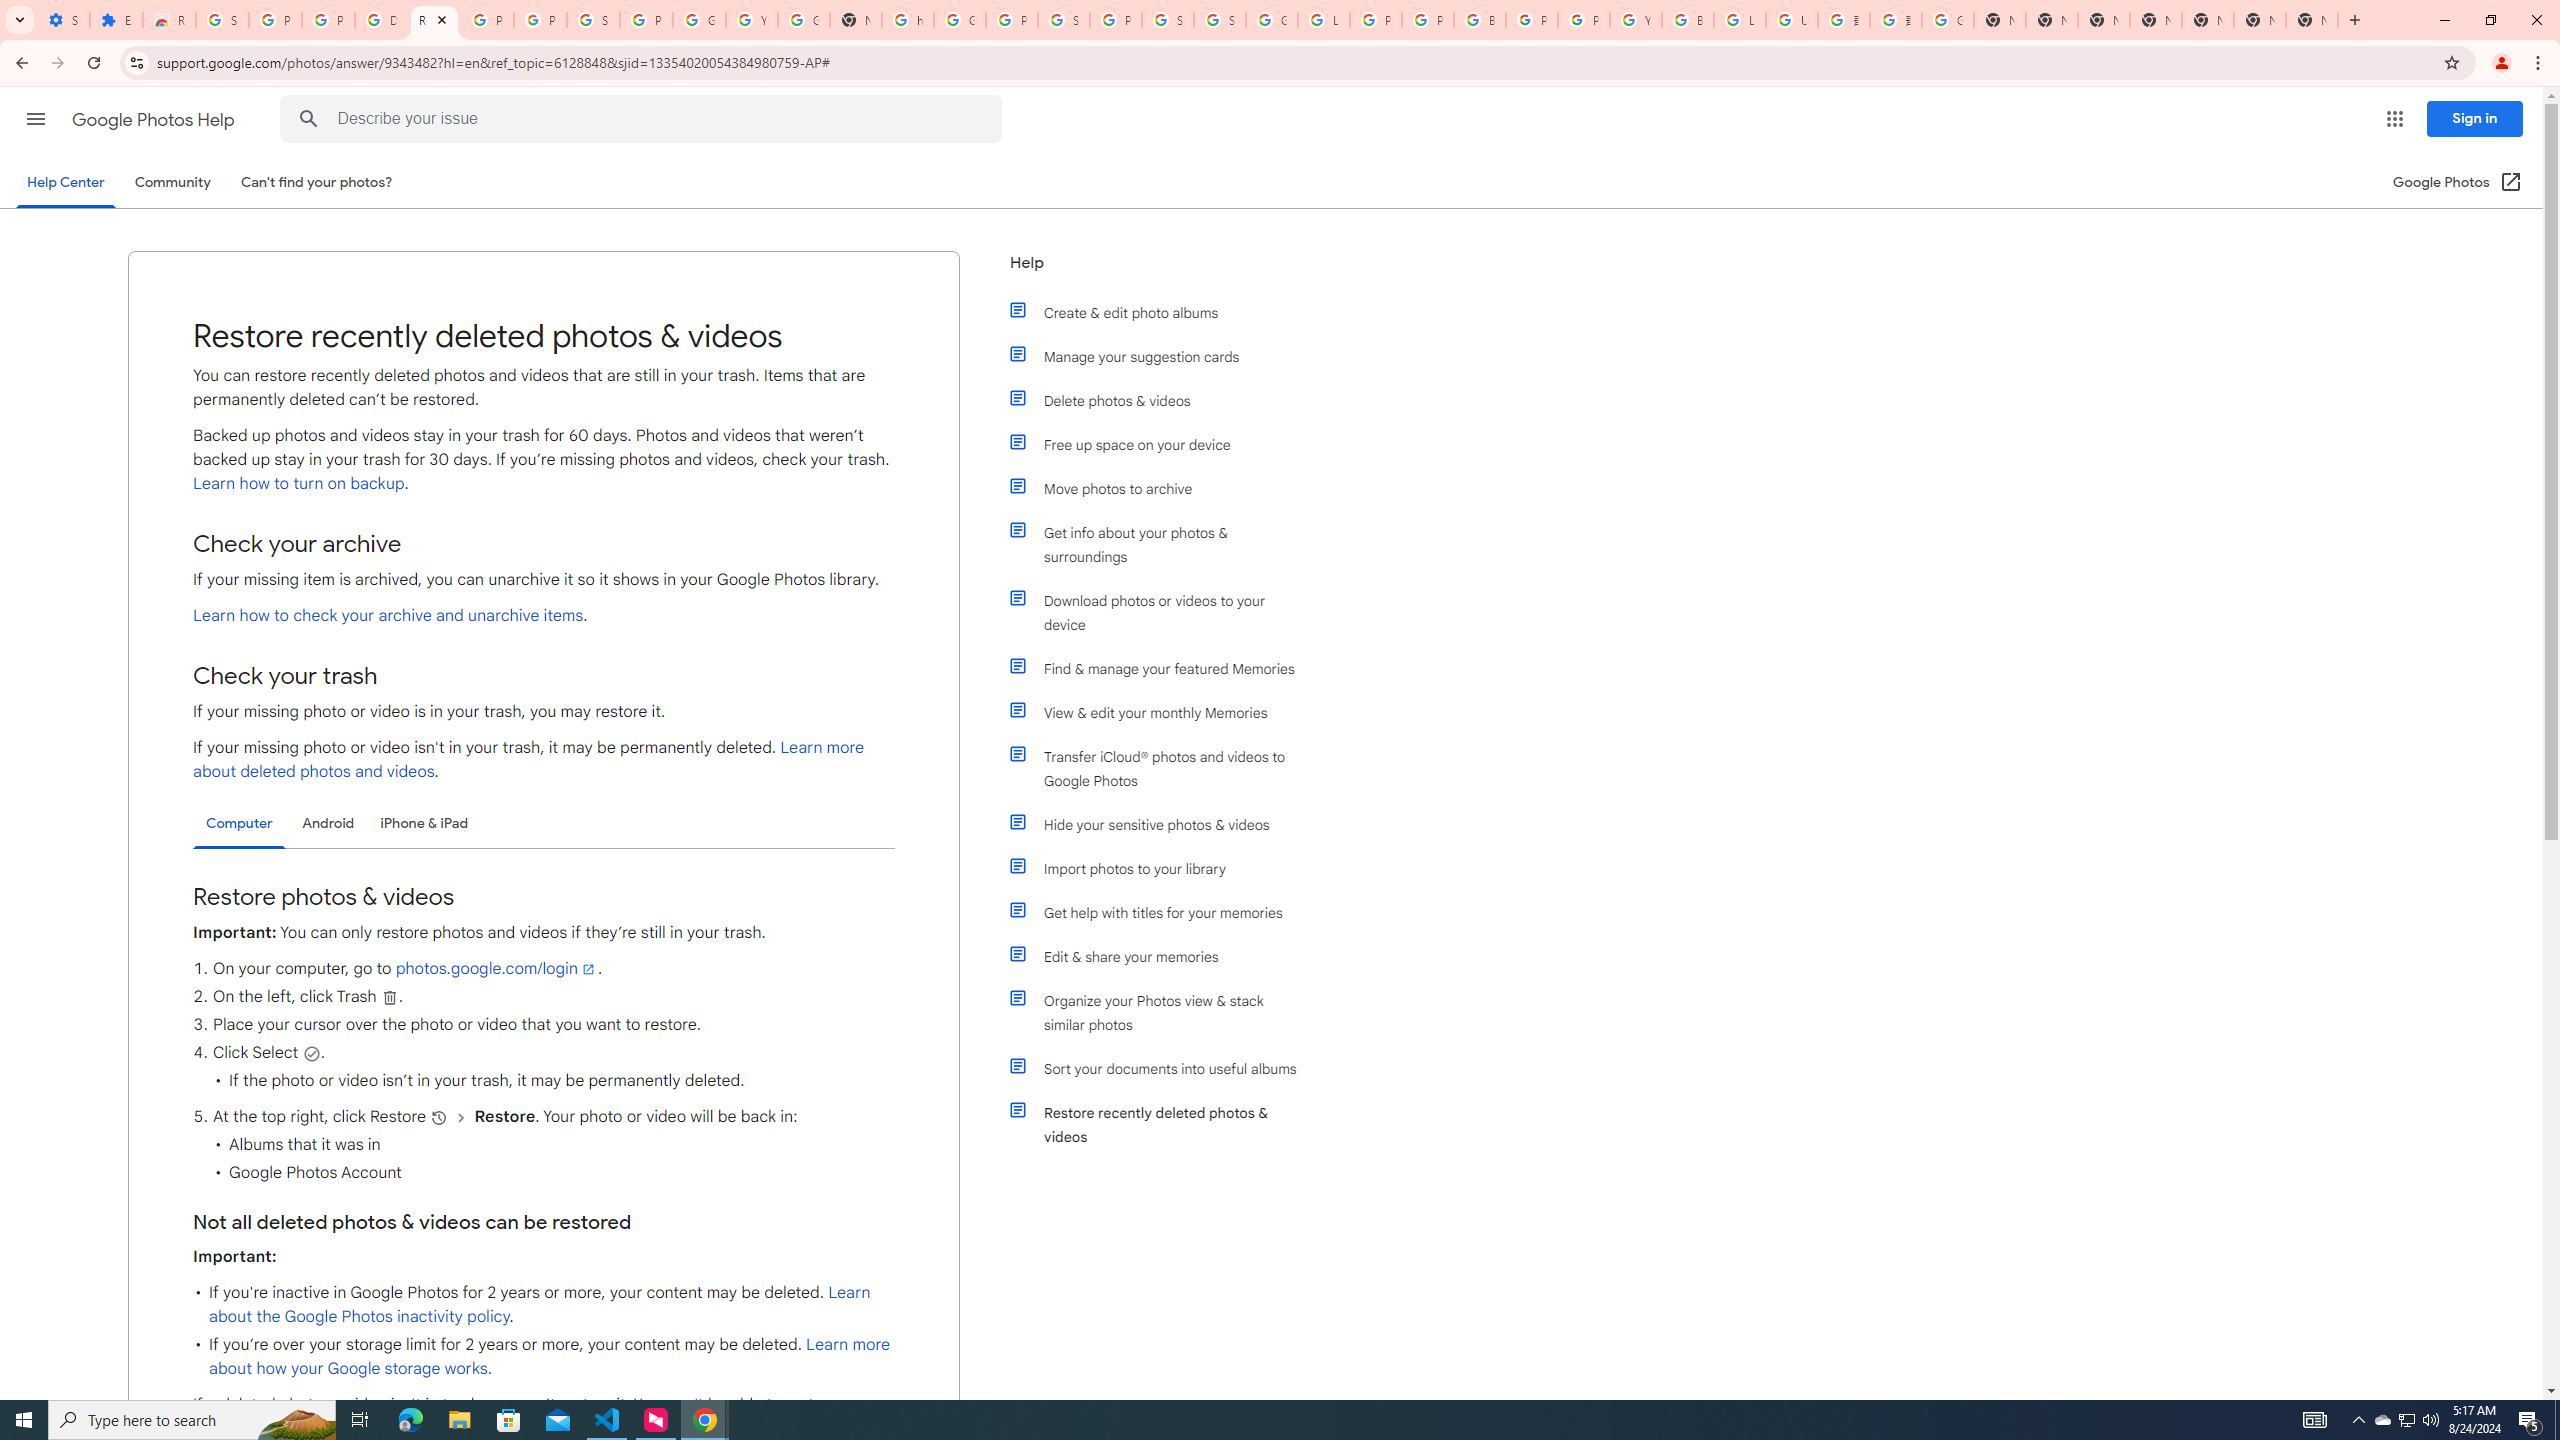  Describe the element at coordinates (644, 118) in the screenshot. I see `'Describe your issue'` at that location.